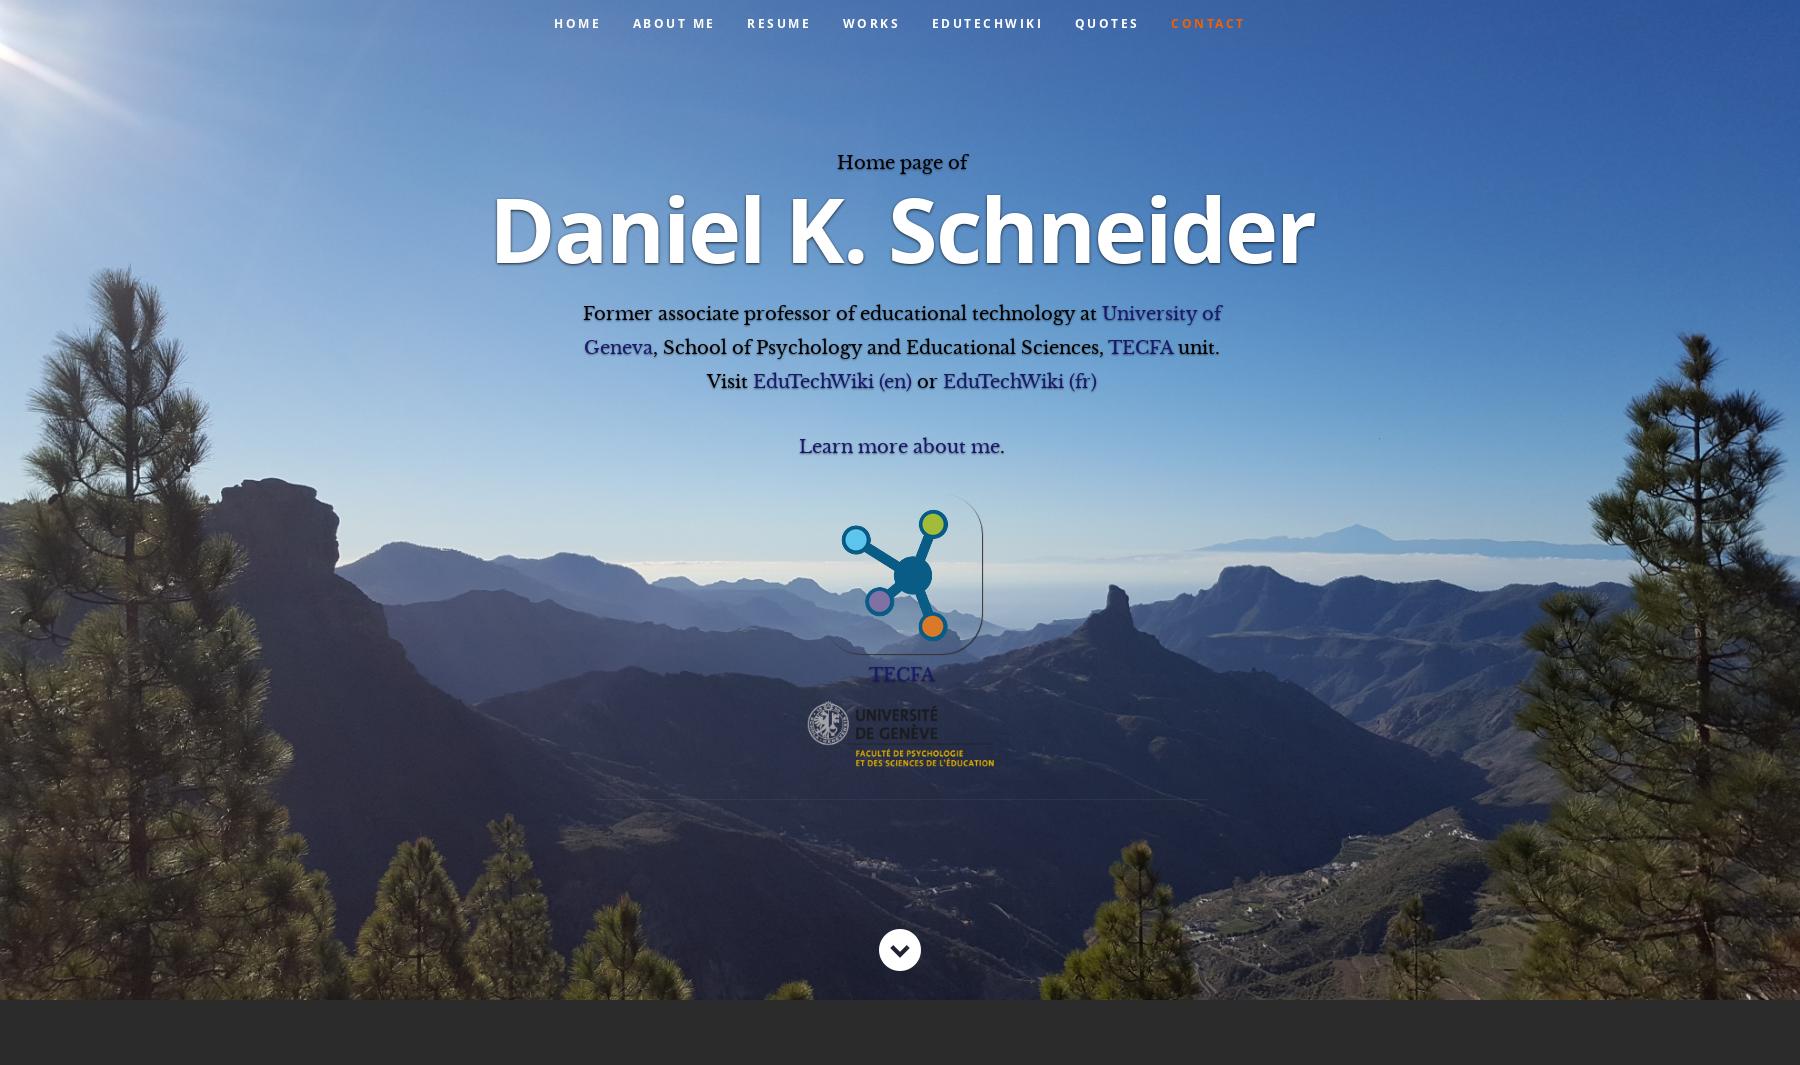 This screenshot has width=1800, height=1065. Describe the element at coordinates (673, 22) in the screenshot. I see `'About me'` at that location.